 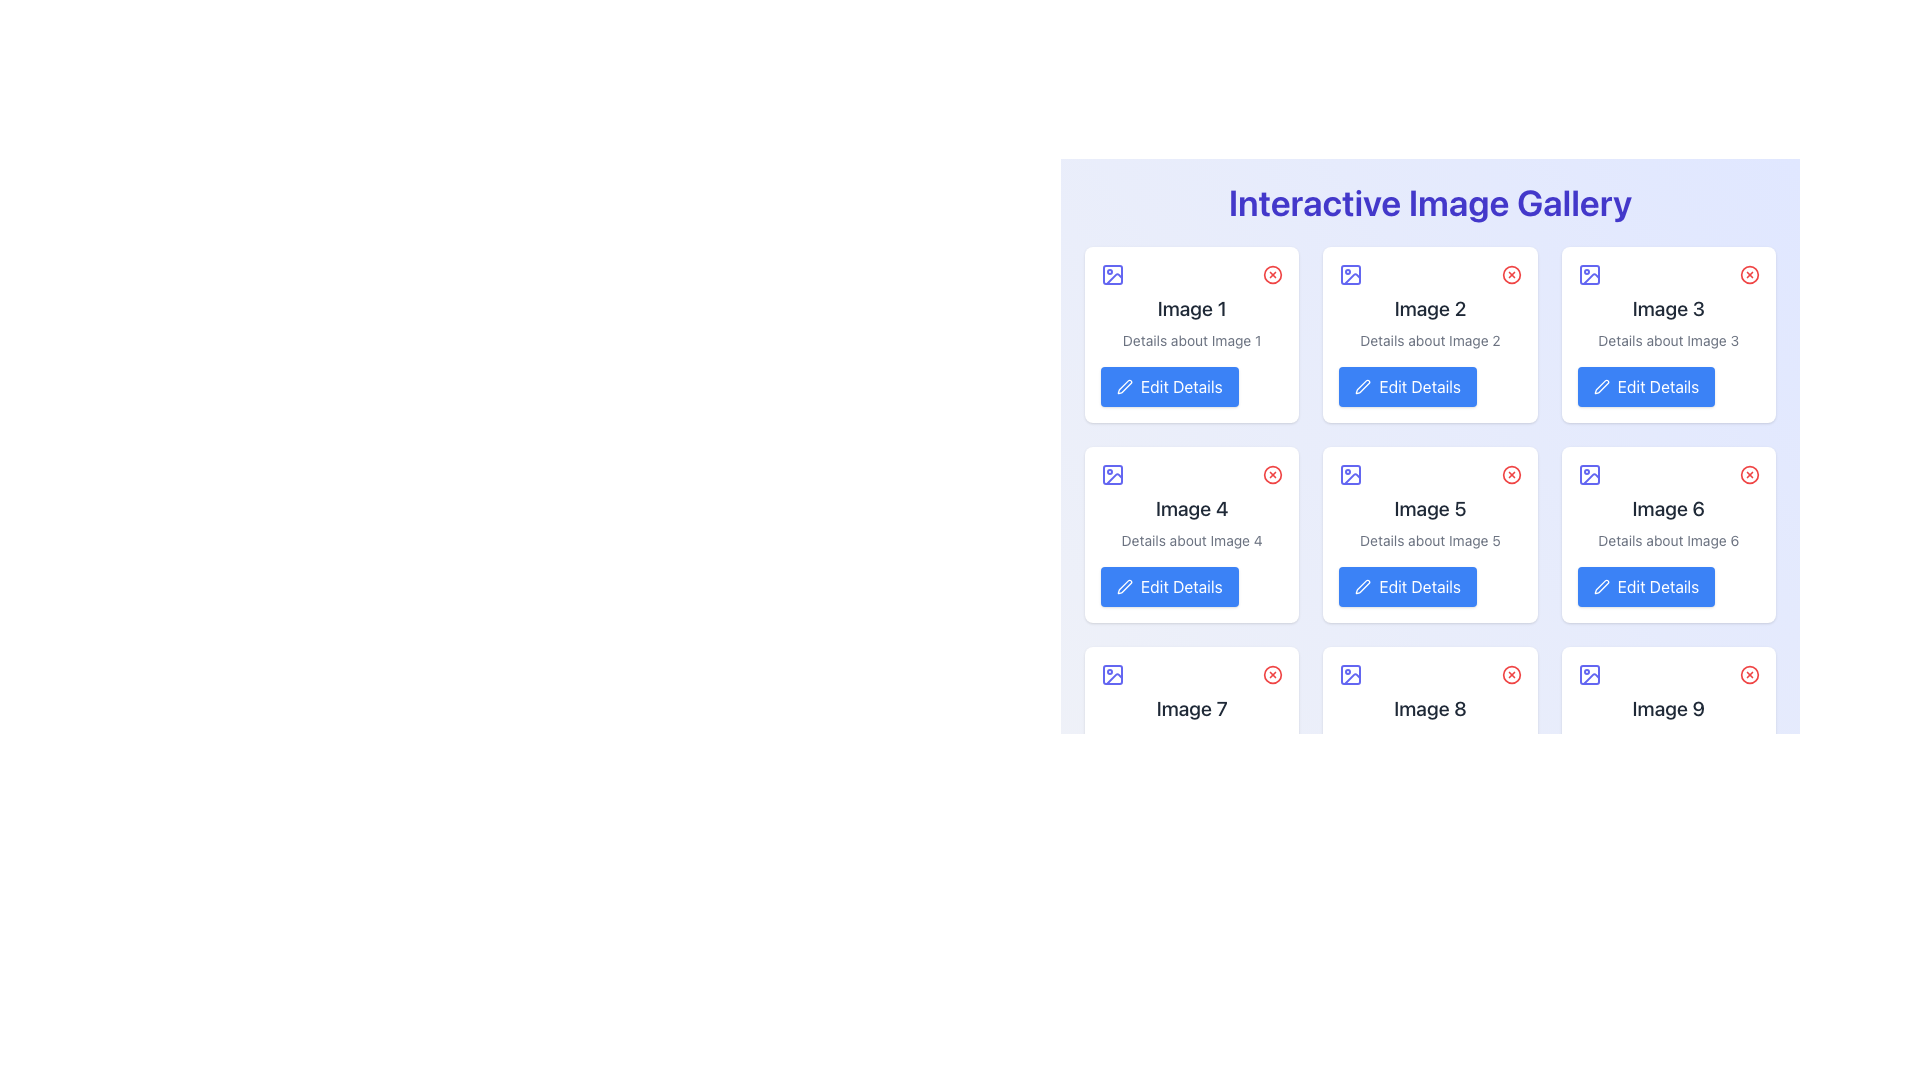 I want to click on the static text element that provides descriptive information related to 'Image 5', located in the middle column of the second row of the grid layout, above the 'Edit Details' button, so click(x=1429, y=540).